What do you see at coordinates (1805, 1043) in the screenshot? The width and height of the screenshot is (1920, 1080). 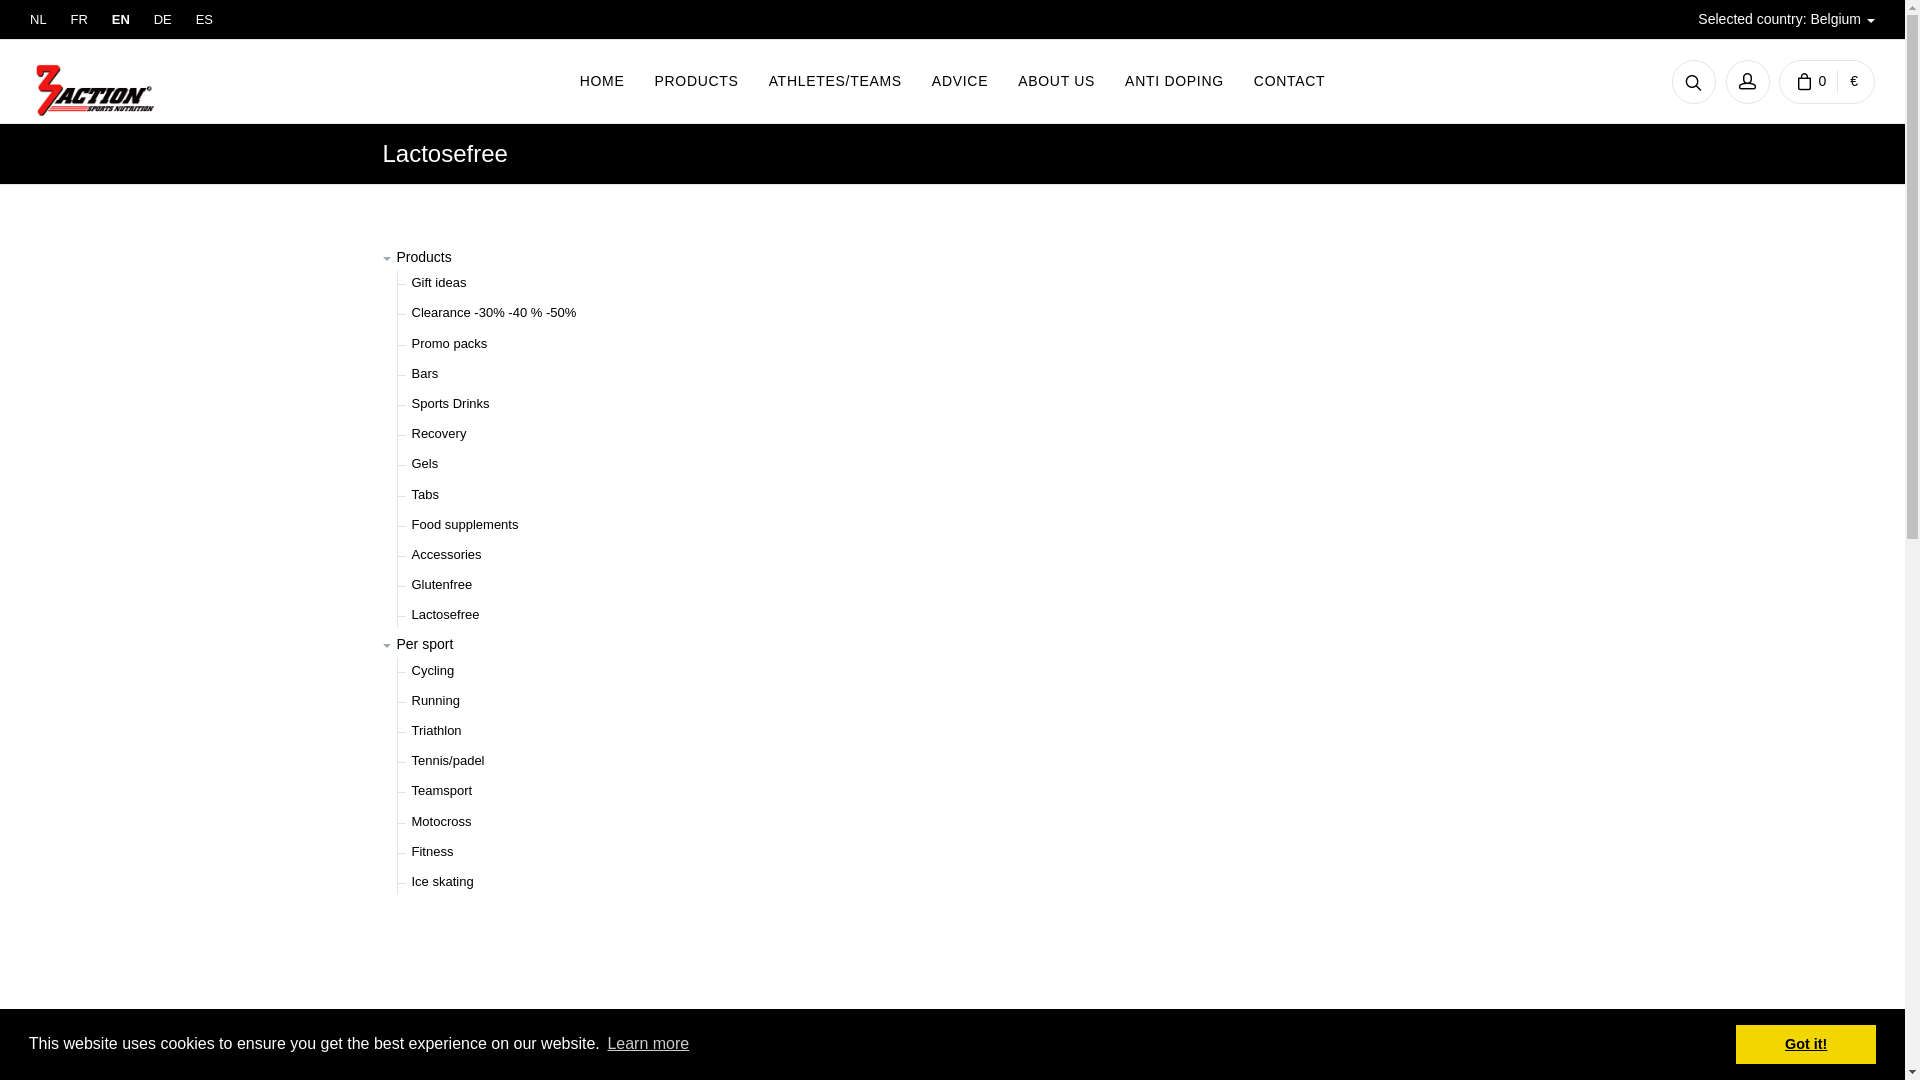 I see `'Got it!'` at bounding box center [1805, 1043].